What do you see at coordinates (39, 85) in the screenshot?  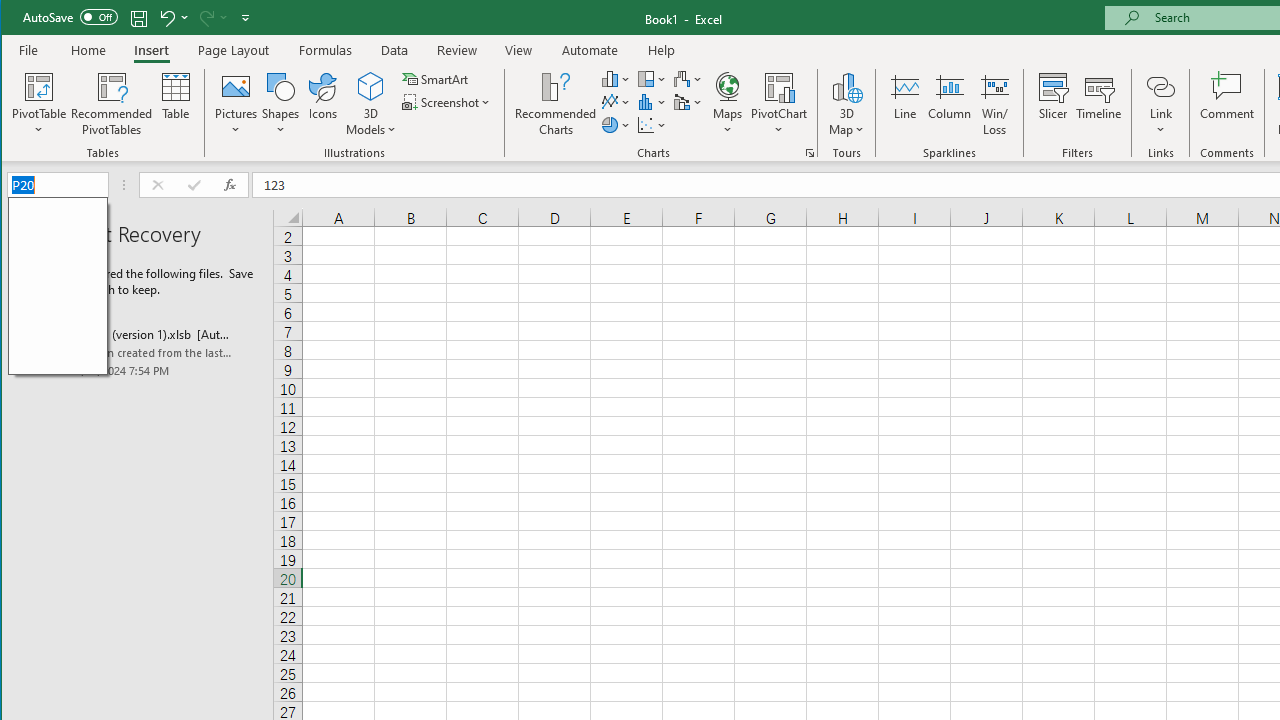 I see `'PivotTable'` at bounding box center [39, 85].